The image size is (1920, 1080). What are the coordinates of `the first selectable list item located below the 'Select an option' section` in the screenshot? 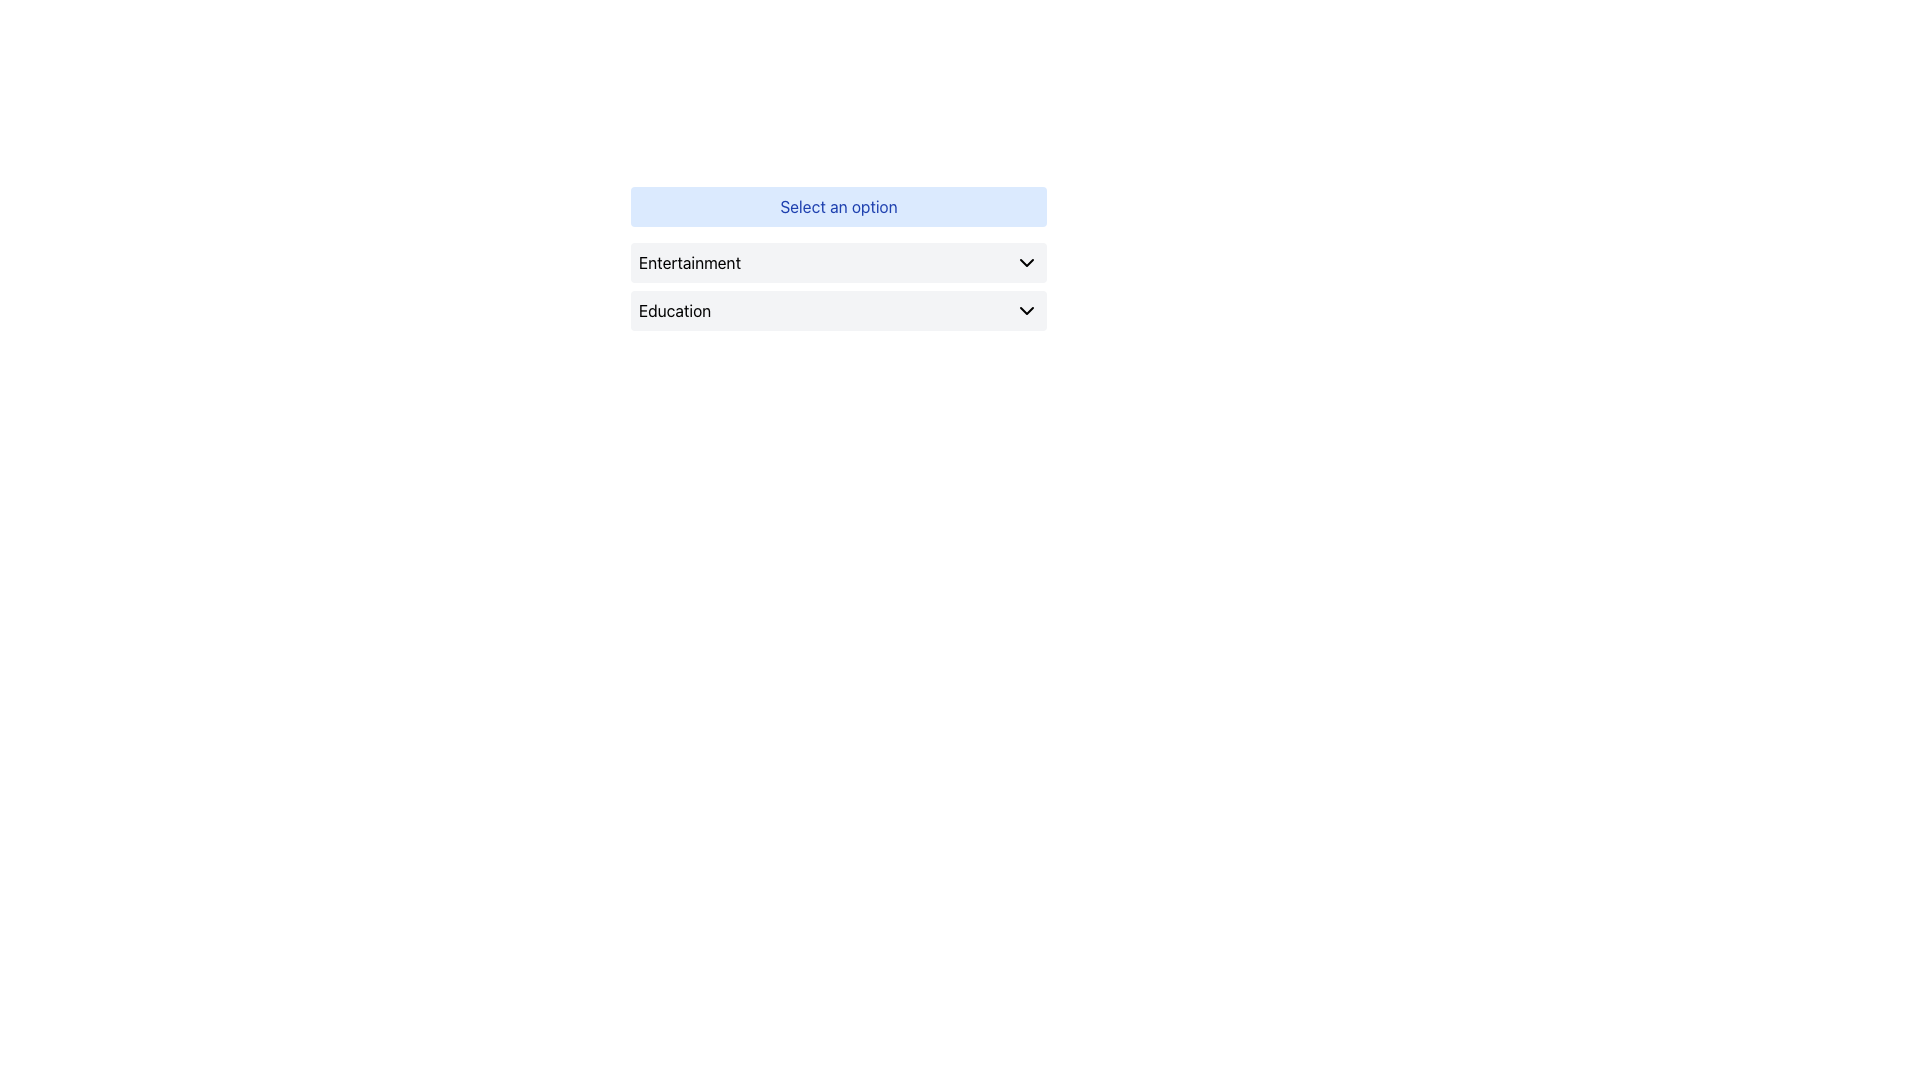 It's located at (839, 261).